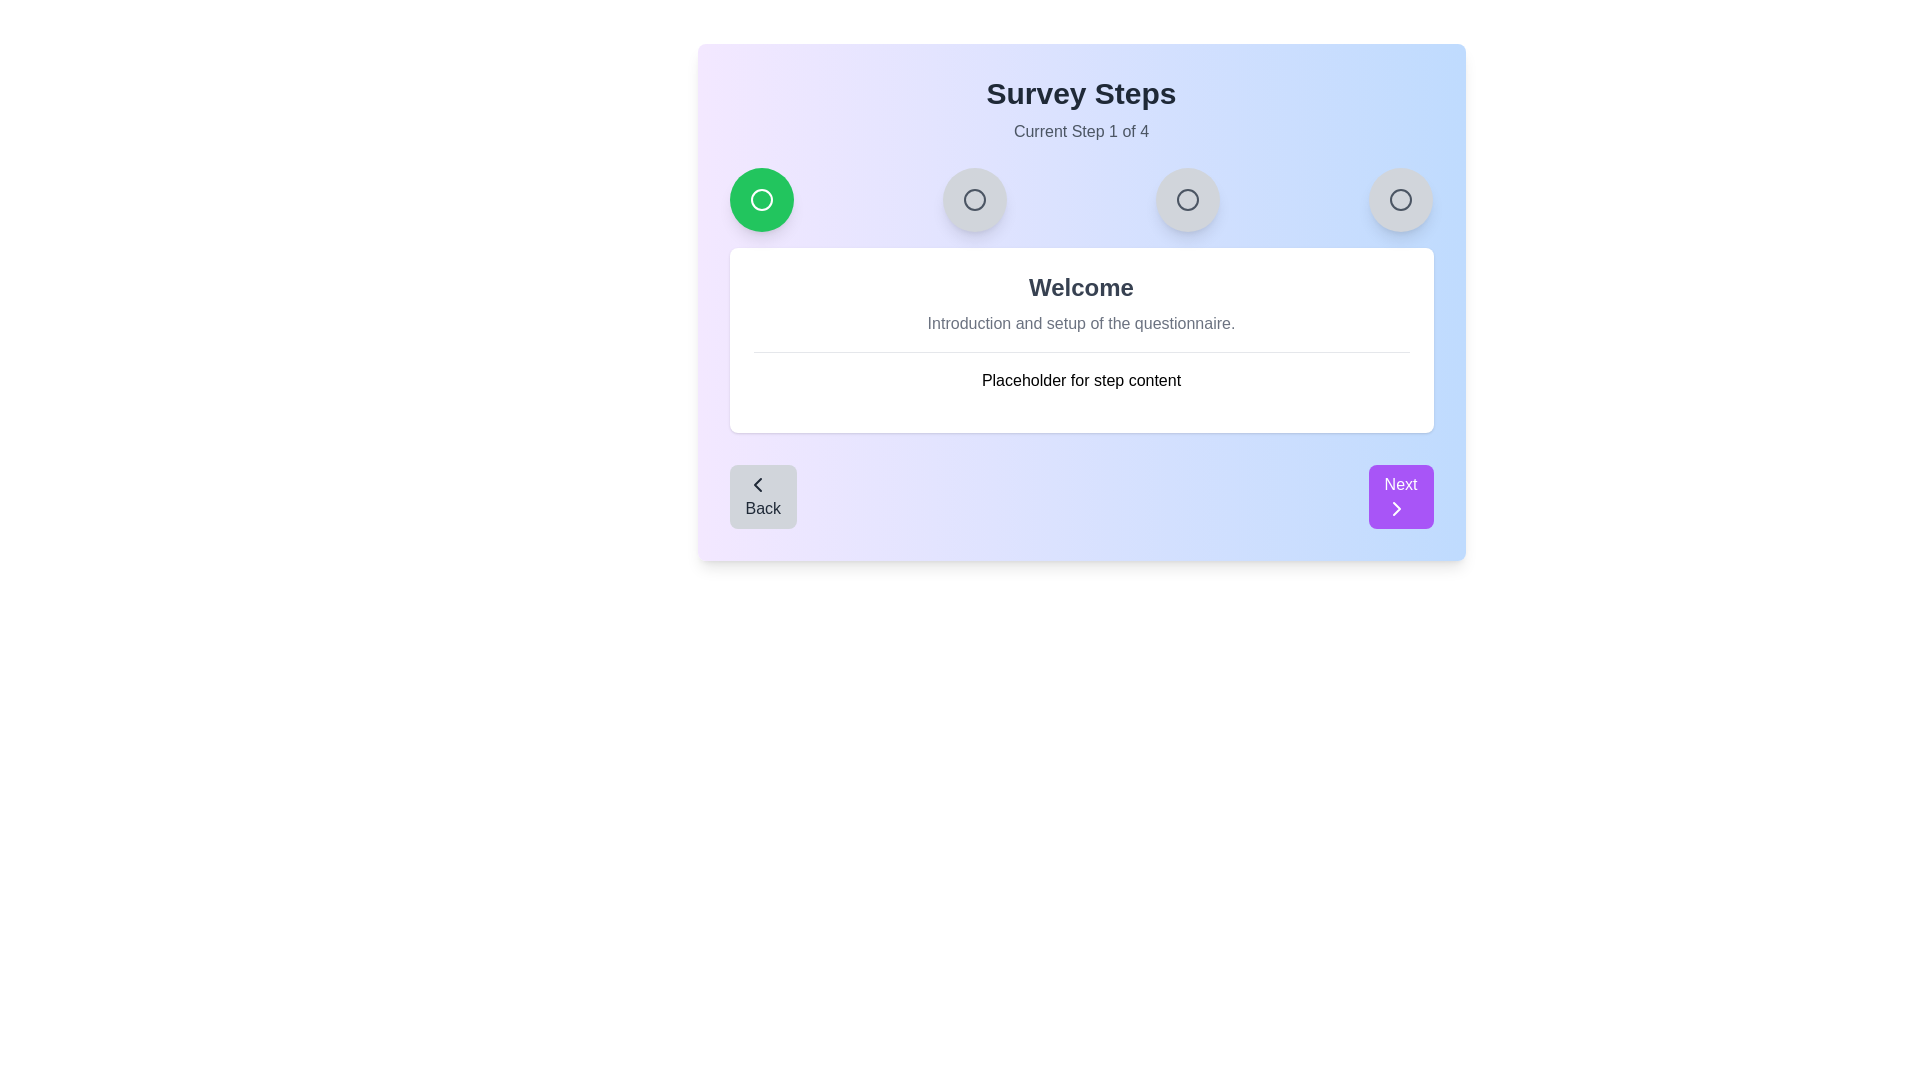  Describe the element at coordinates (1395, 508) in the screenshot. I see `the Chevron Arrow icon located within the 'Next' button` at that location.